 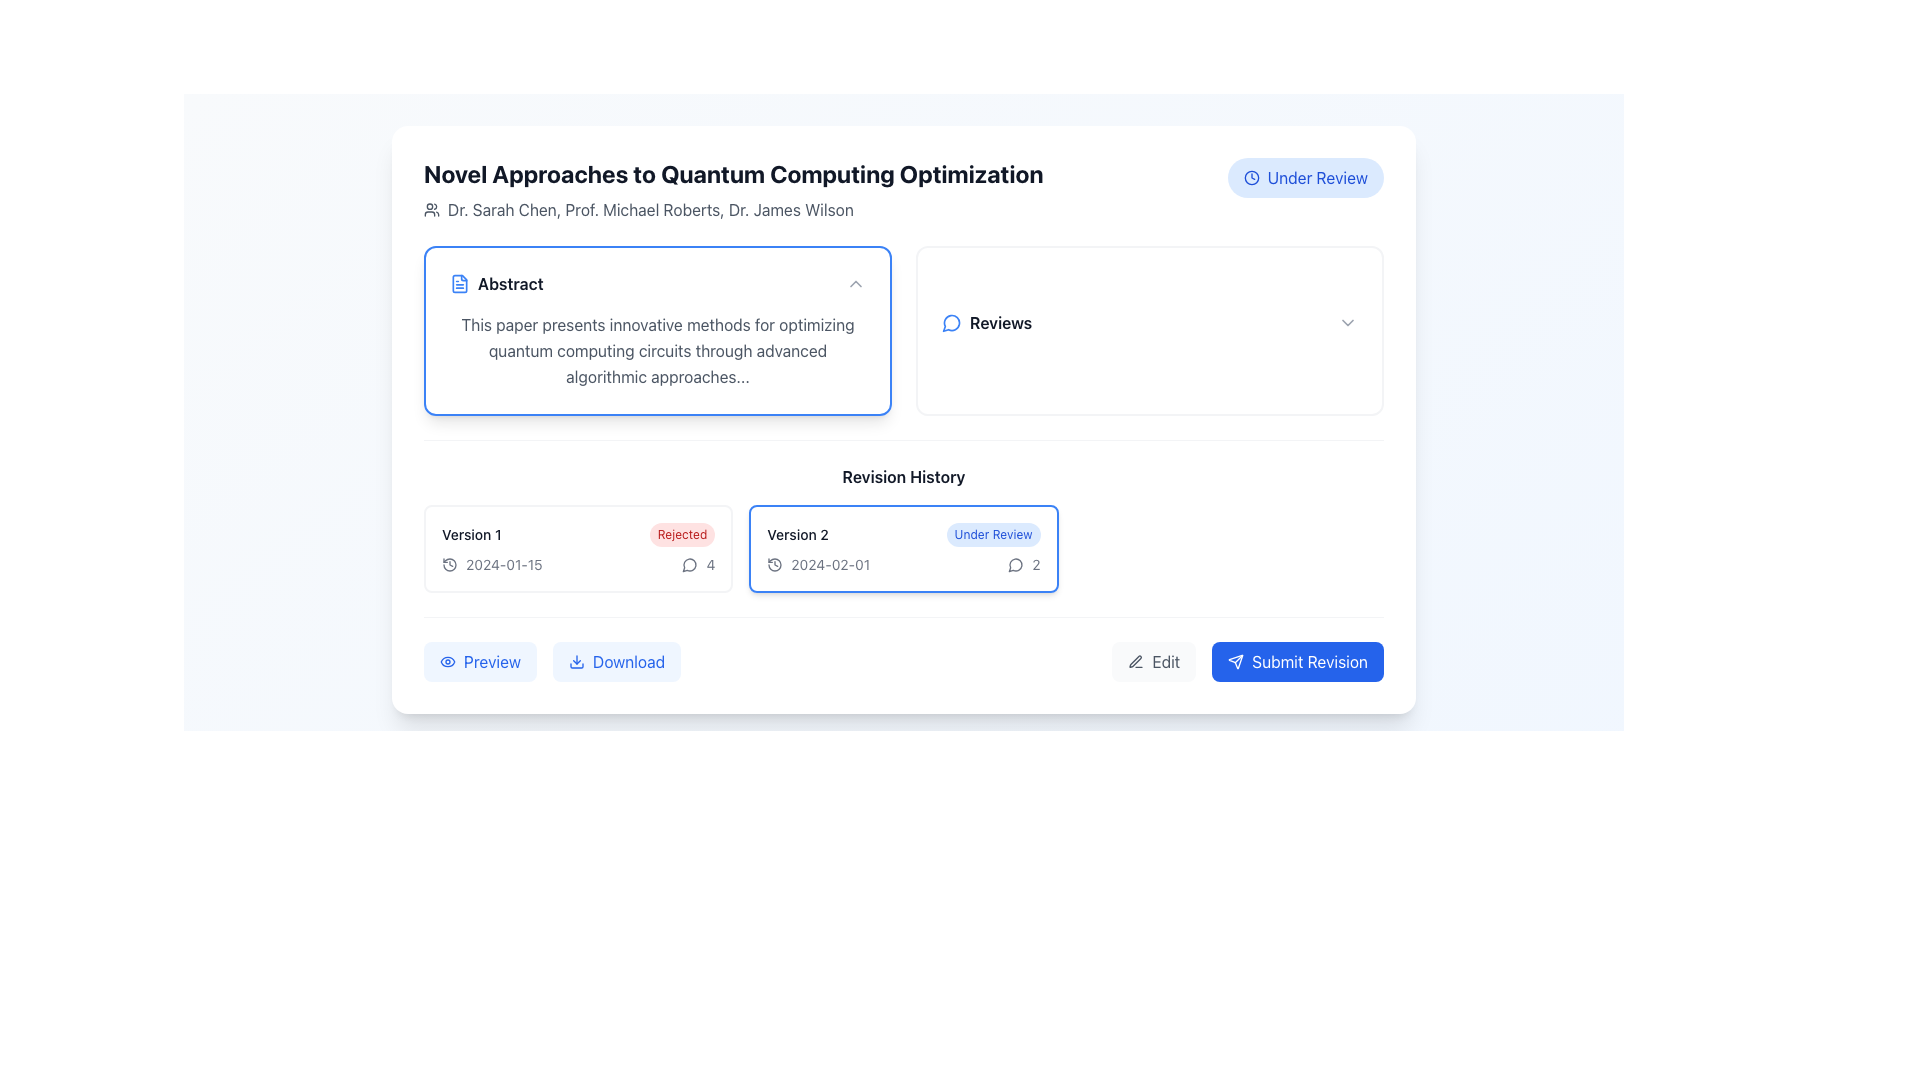 I want to click on the 'Submit Revision' button, which is a rectangular button with a blue background and white text, so click(x=1247, y=662).